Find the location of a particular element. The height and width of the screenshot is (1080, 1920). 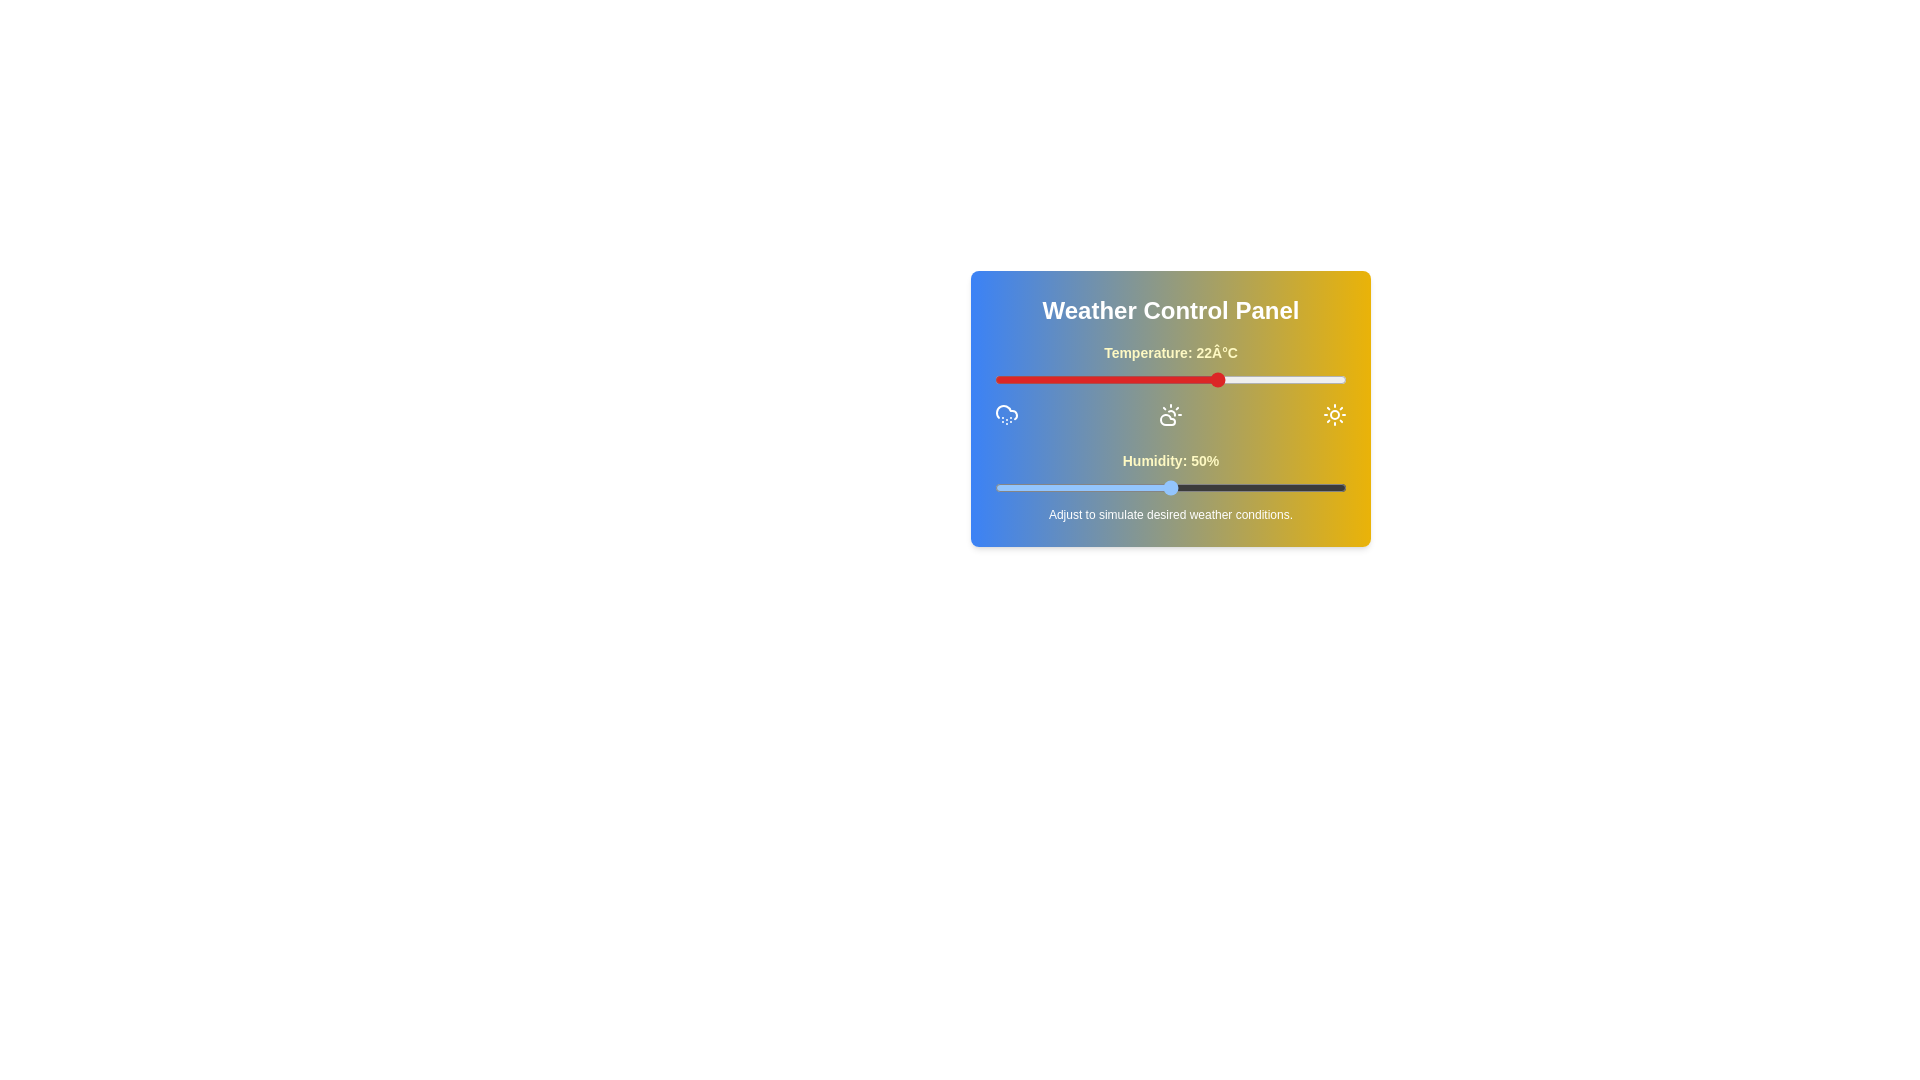

the temperature is located at coordinates (1325, 380).